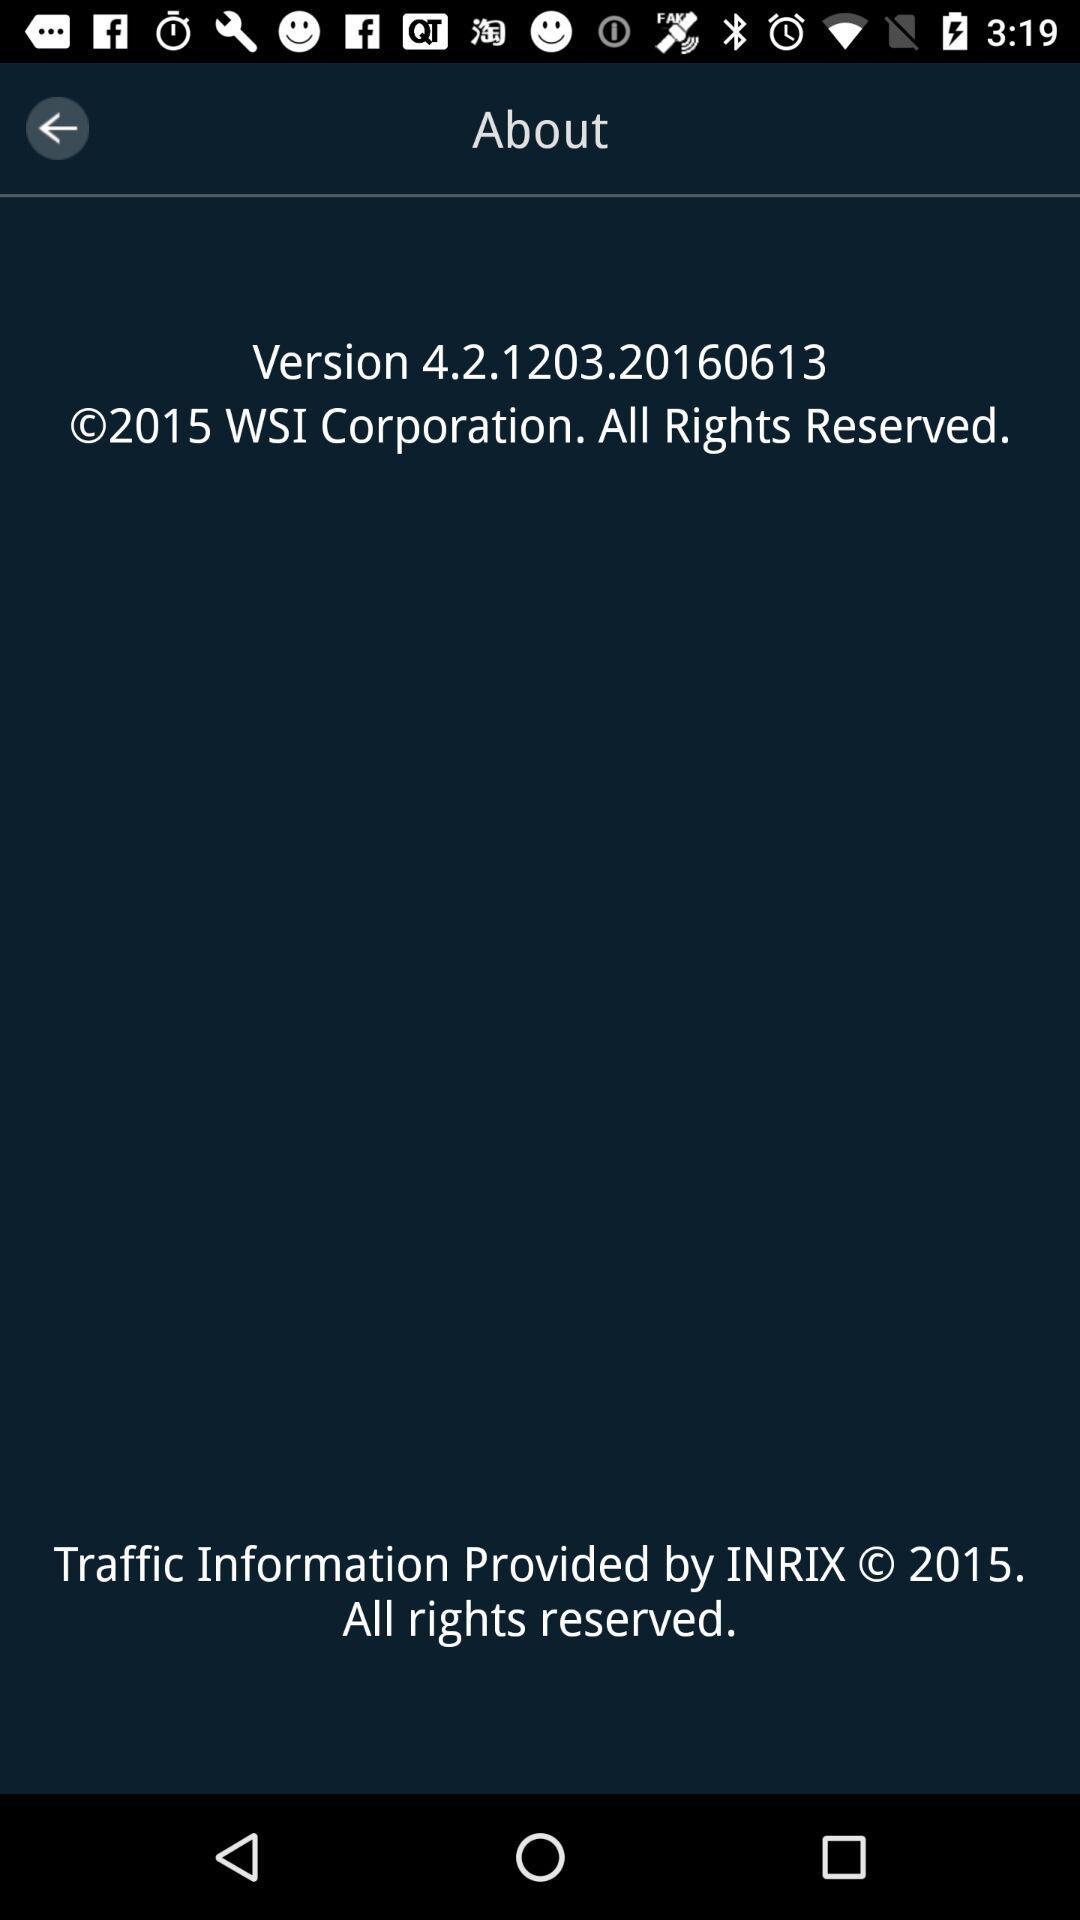  Describe the element at coordinates (56, 127) in the screenshot. I see `the arrow_backward icon` at that location.